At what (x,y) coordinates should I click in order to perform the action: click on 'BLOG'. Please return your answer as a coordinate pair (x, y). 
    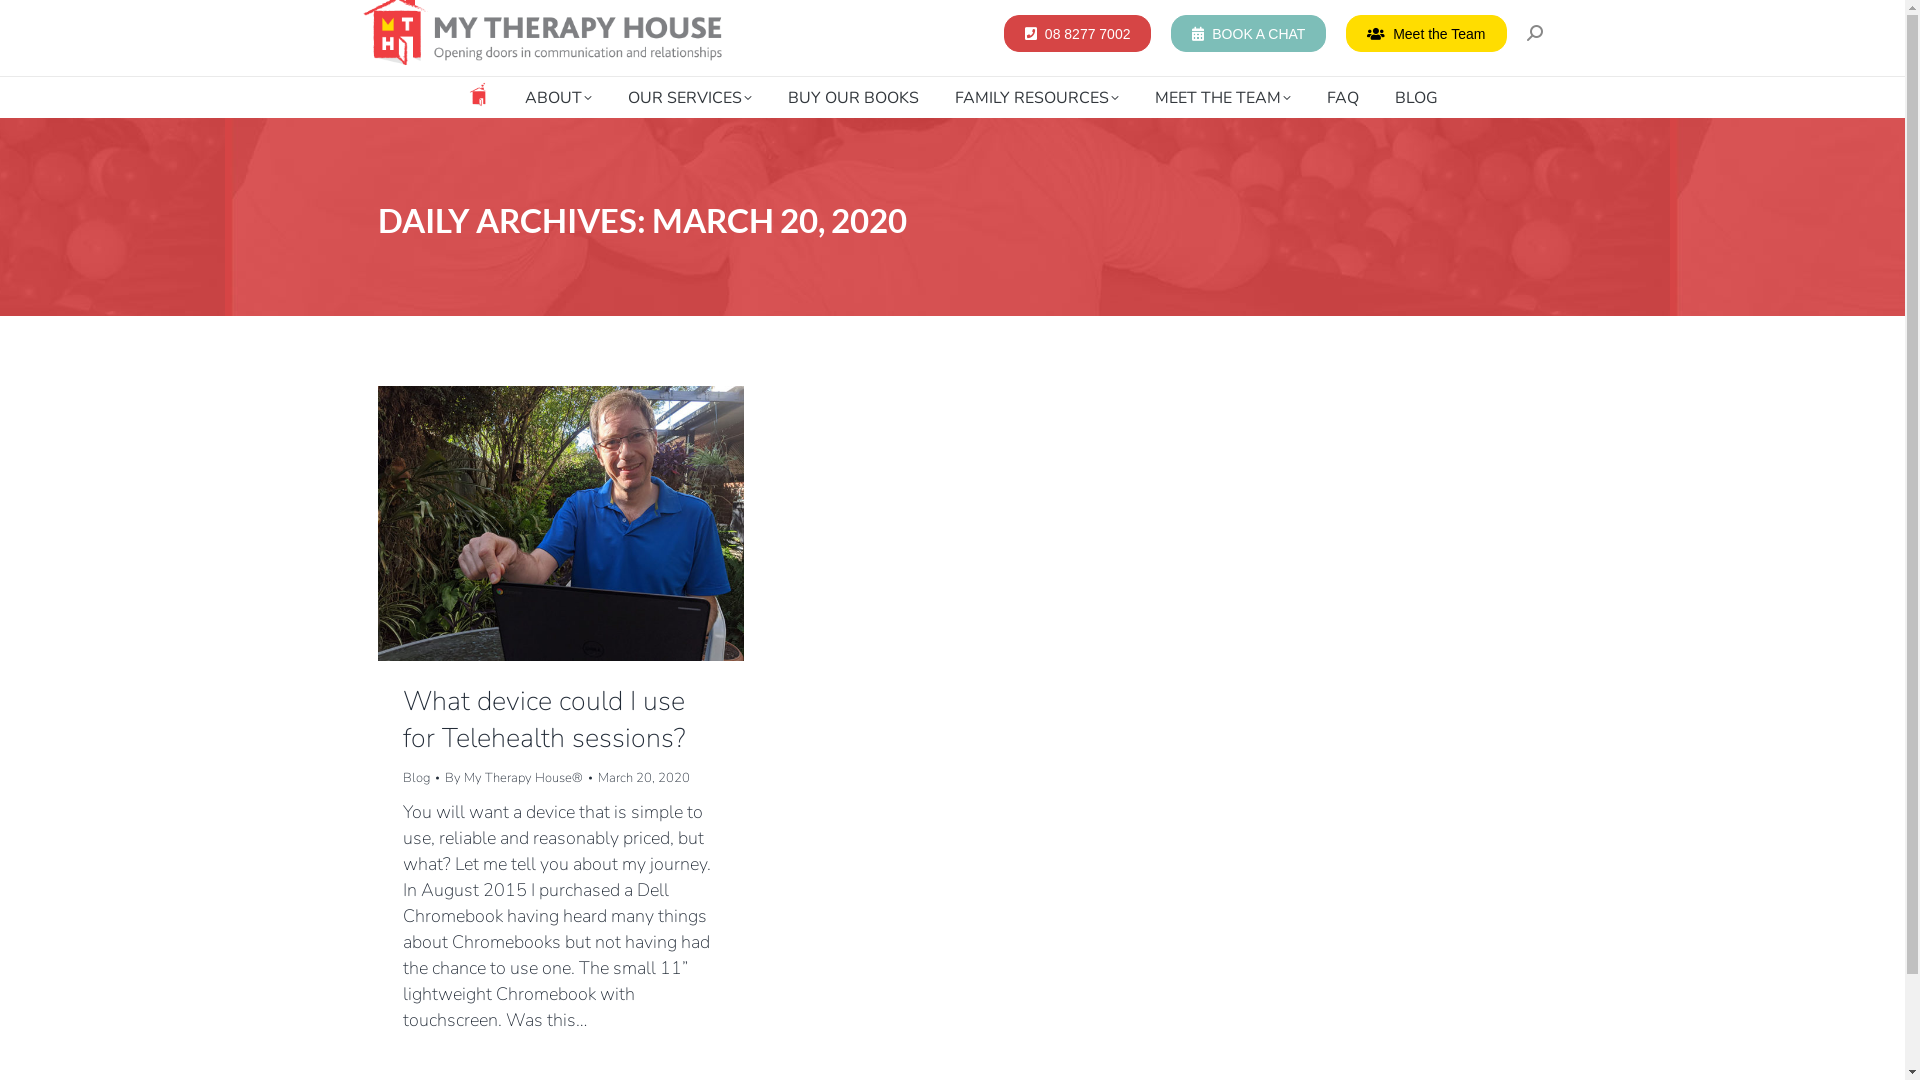
    Looking at the image, I should click on (1385, 97).